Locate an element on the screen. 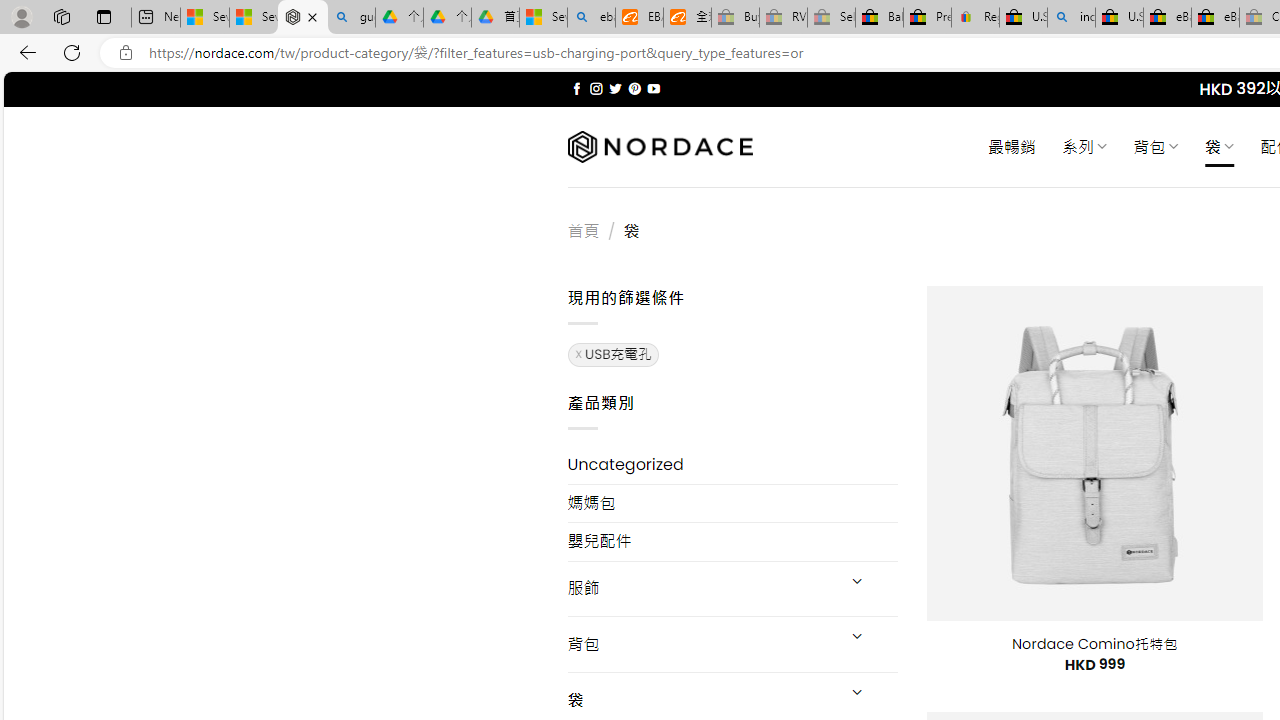  'Follow on Instagram' is located at coordinates (595, 88).